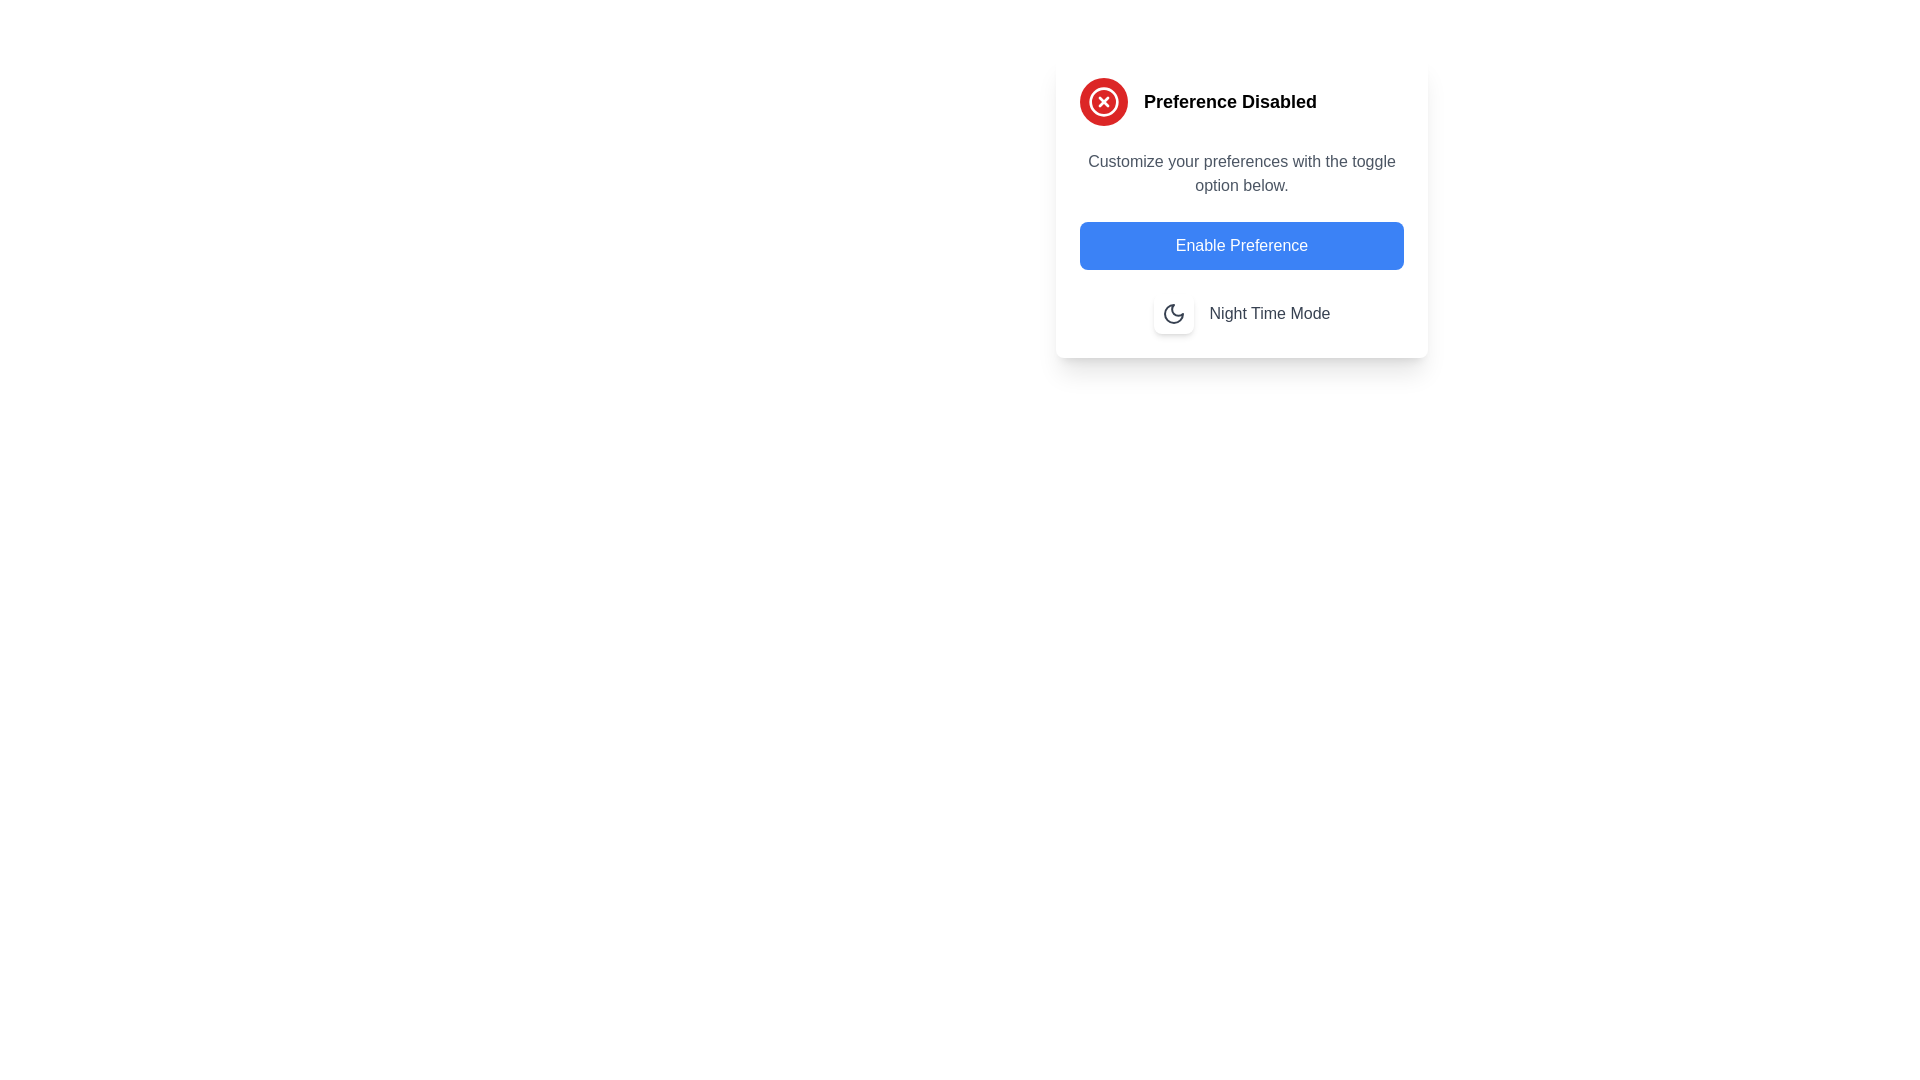 The width and height of the screenshot is (1920, 1080). Describe the element at coordinates (1103, 101) in the screenshot. I see `the circular border portion of the cancellation or closure icon located in the top-left portion of the modal overlay` at that location.